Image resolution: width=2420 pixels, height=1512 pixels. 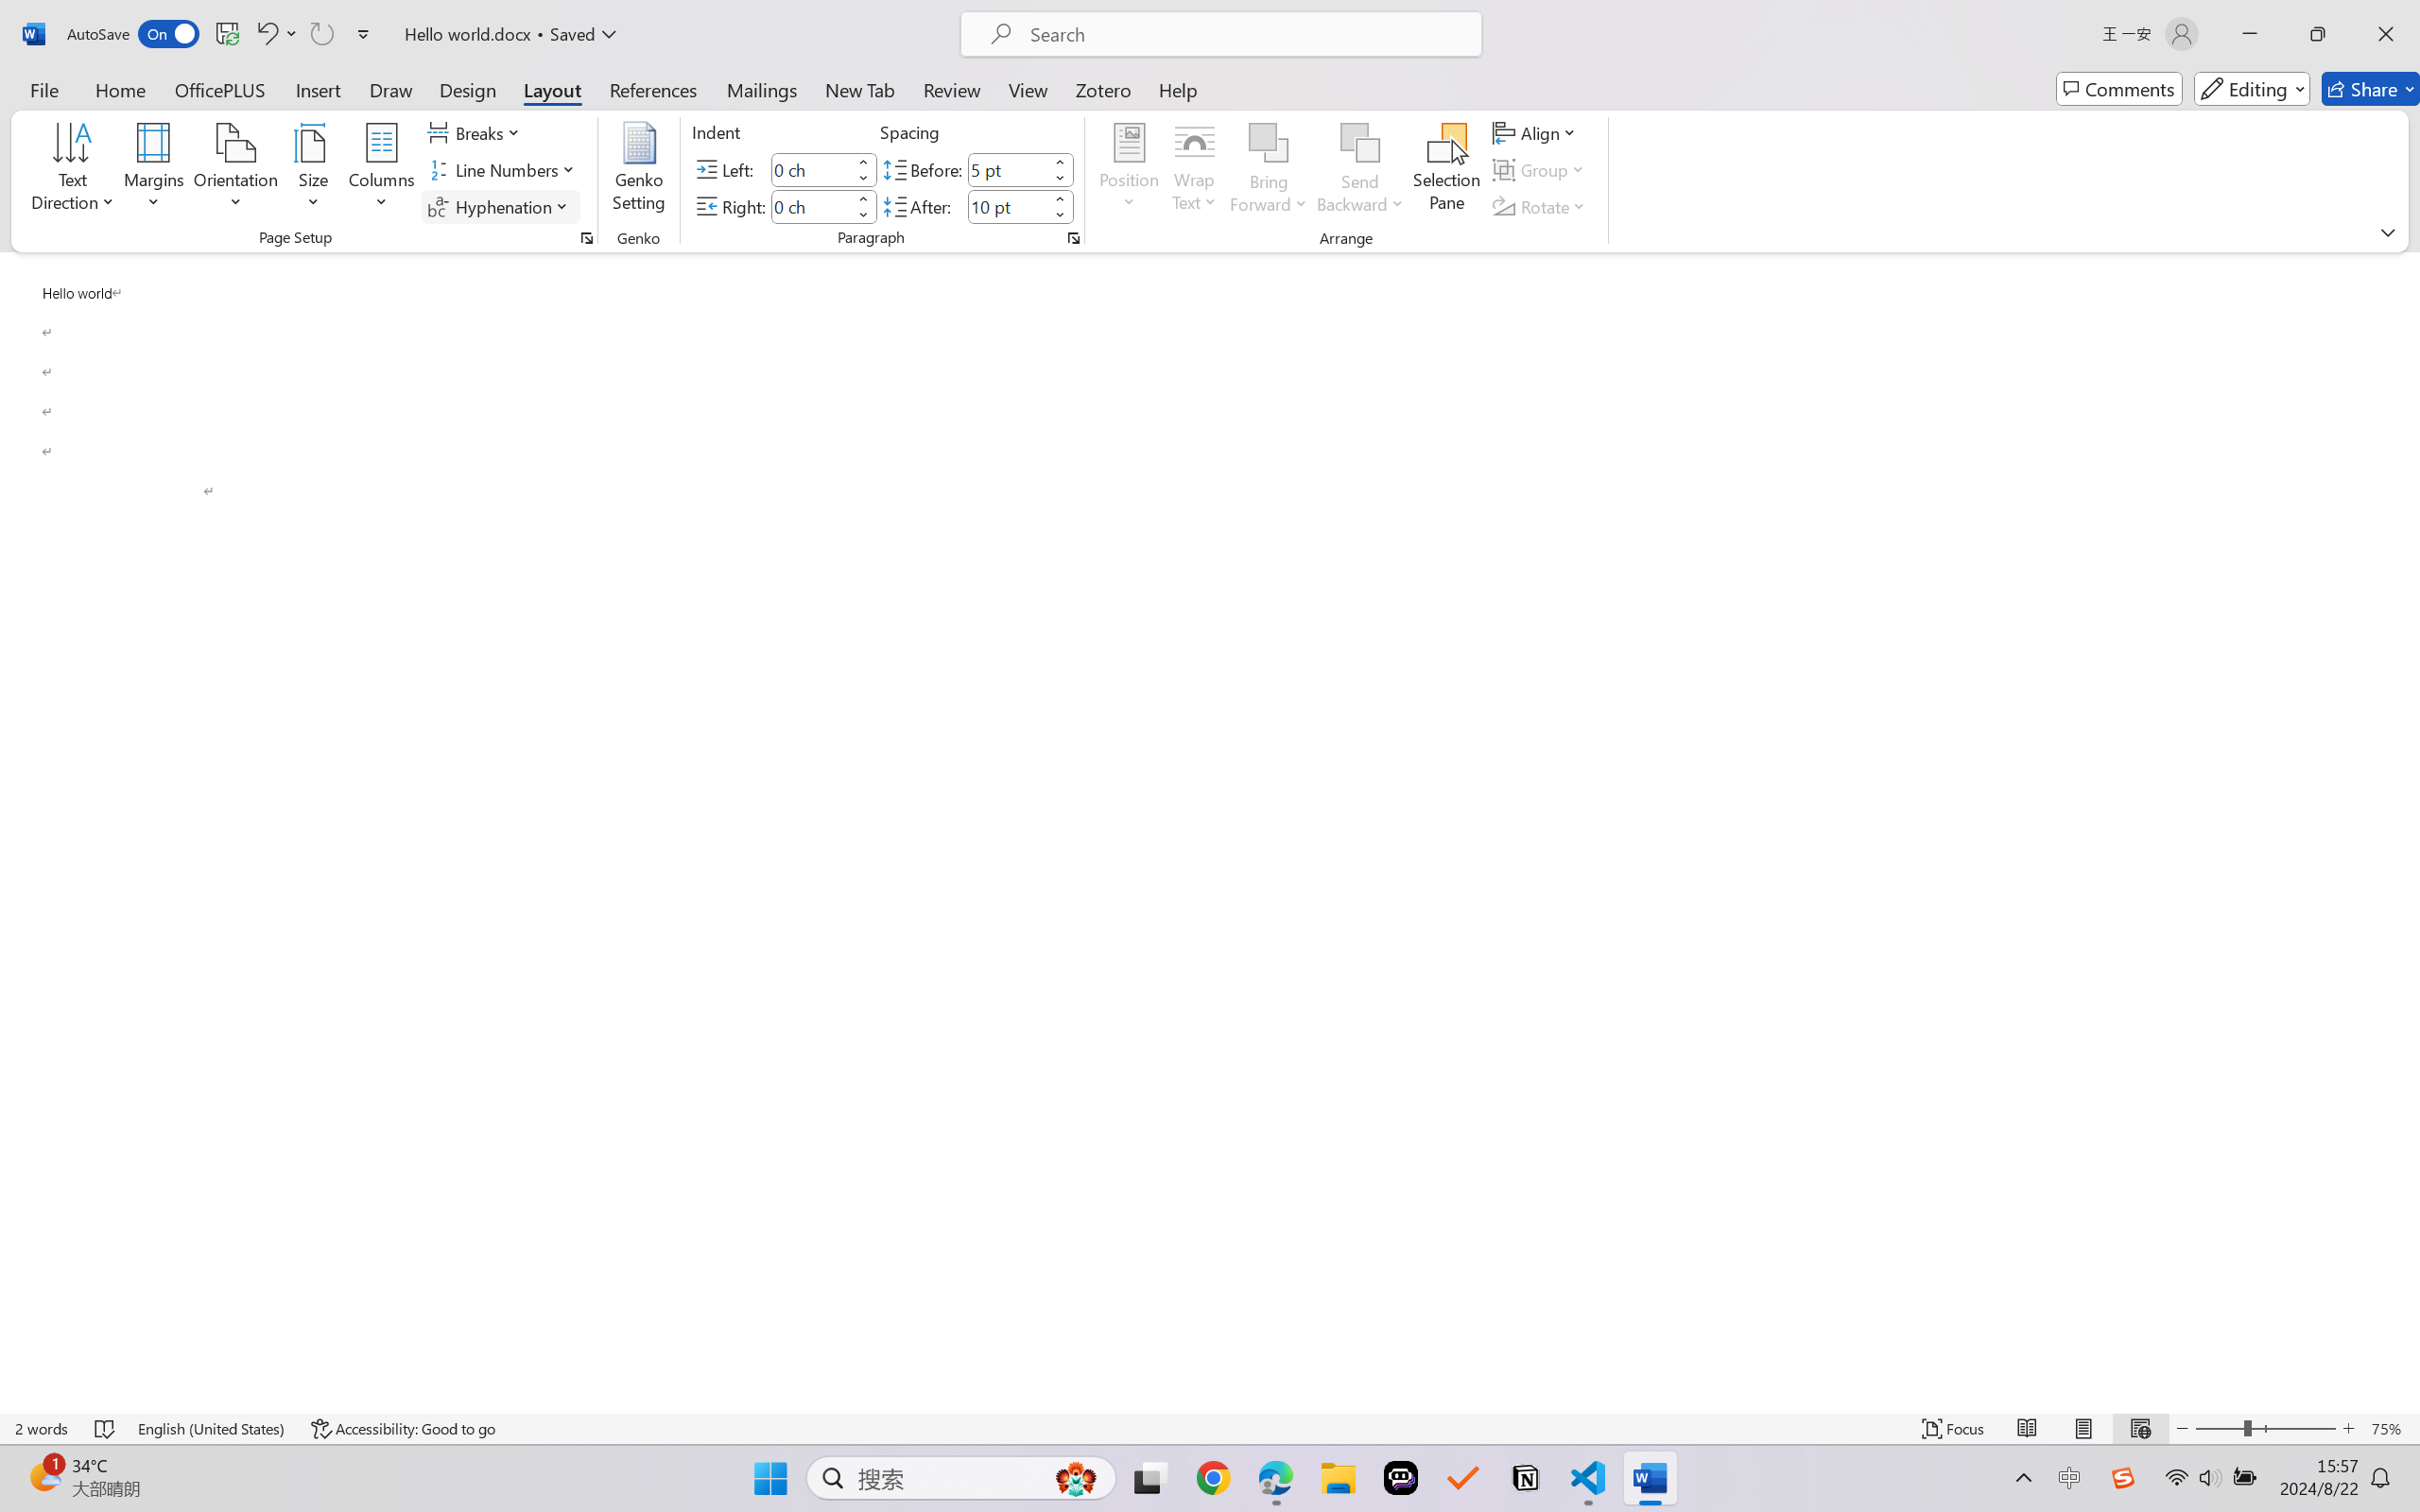 I want to click on 'Web Layout', so click(x=2139, y=1428).